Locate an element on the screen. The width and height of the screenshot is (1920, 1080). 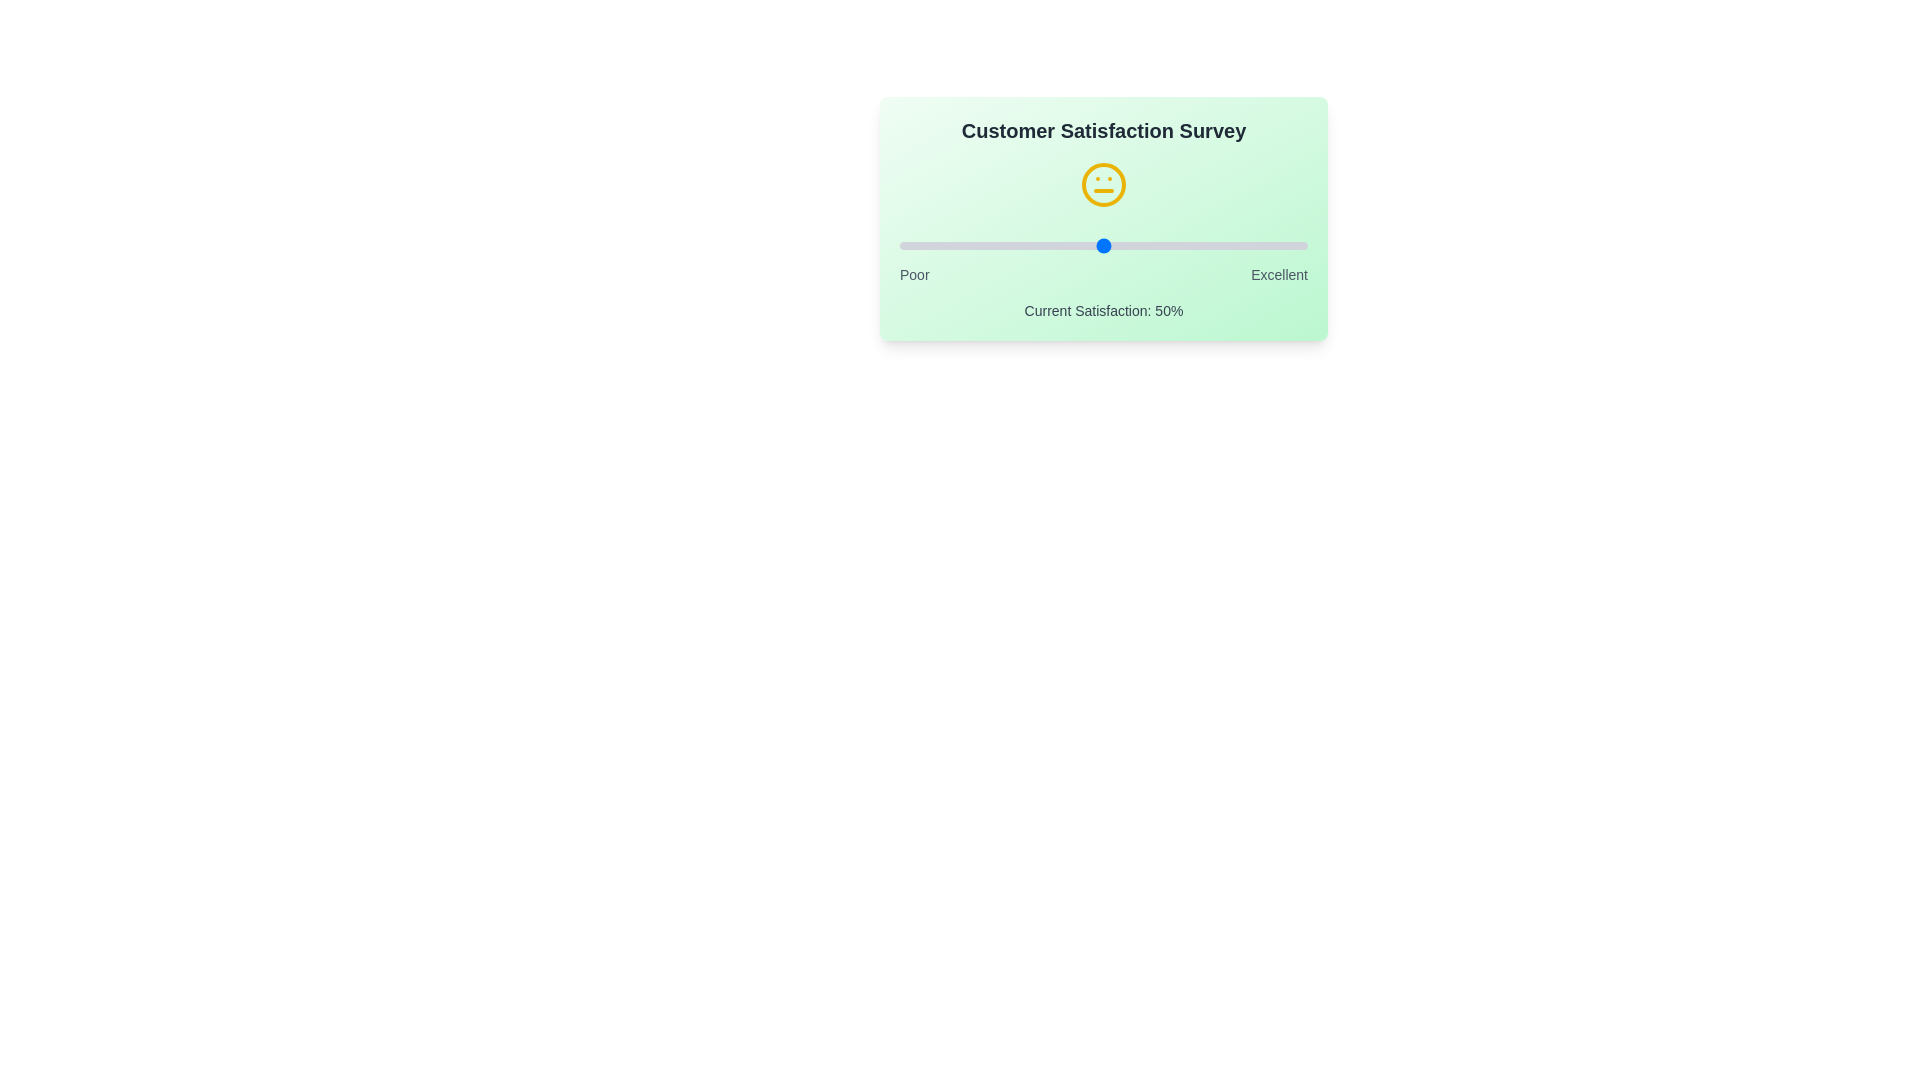
the satisfaction slider to 83% to observe the emoji change is located at coordinates (1237, 245).